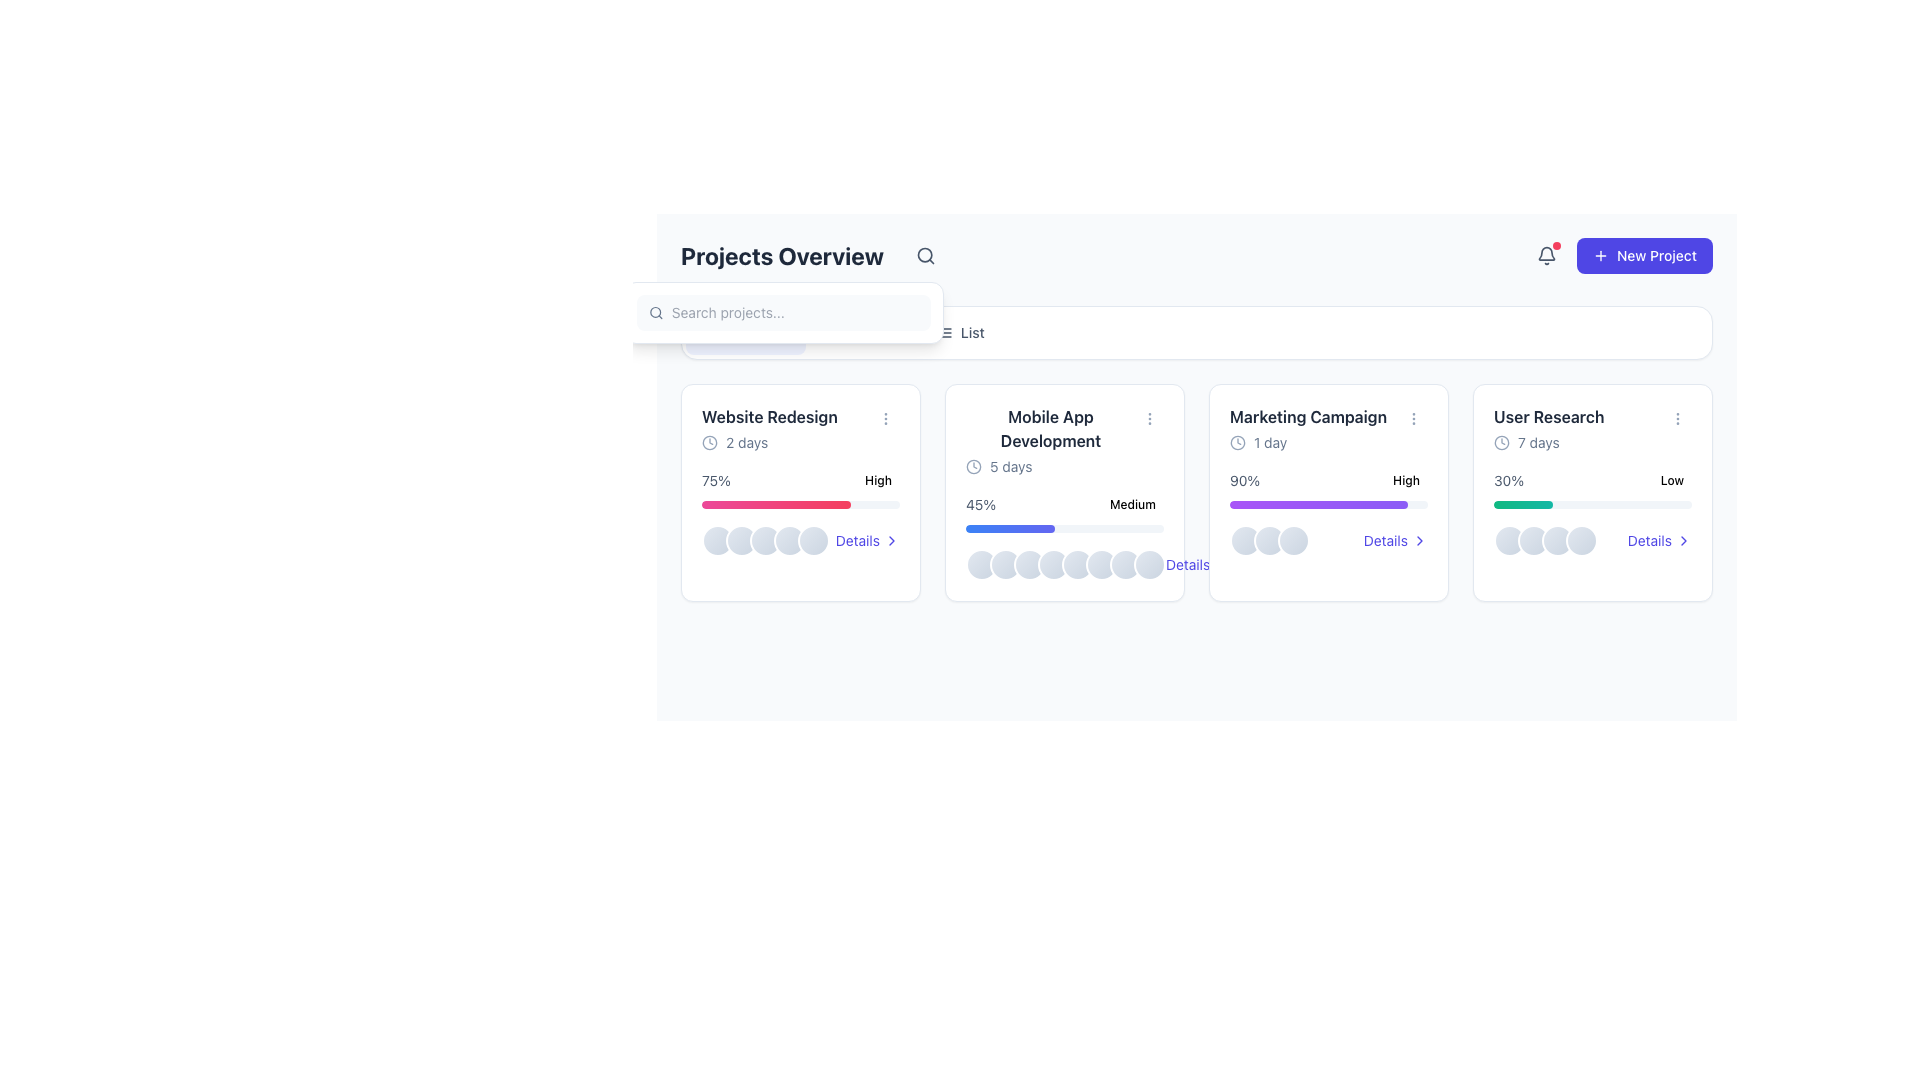 Image resolution: width=1920 pixels, height=1080 pixels. Describe the element at coordinates (1683, 540) in the screenshot. I see `the interactive icon located in the bottom-right segment of the 'User Research' project card, immediately to the right of the 'Details' text` at that location.